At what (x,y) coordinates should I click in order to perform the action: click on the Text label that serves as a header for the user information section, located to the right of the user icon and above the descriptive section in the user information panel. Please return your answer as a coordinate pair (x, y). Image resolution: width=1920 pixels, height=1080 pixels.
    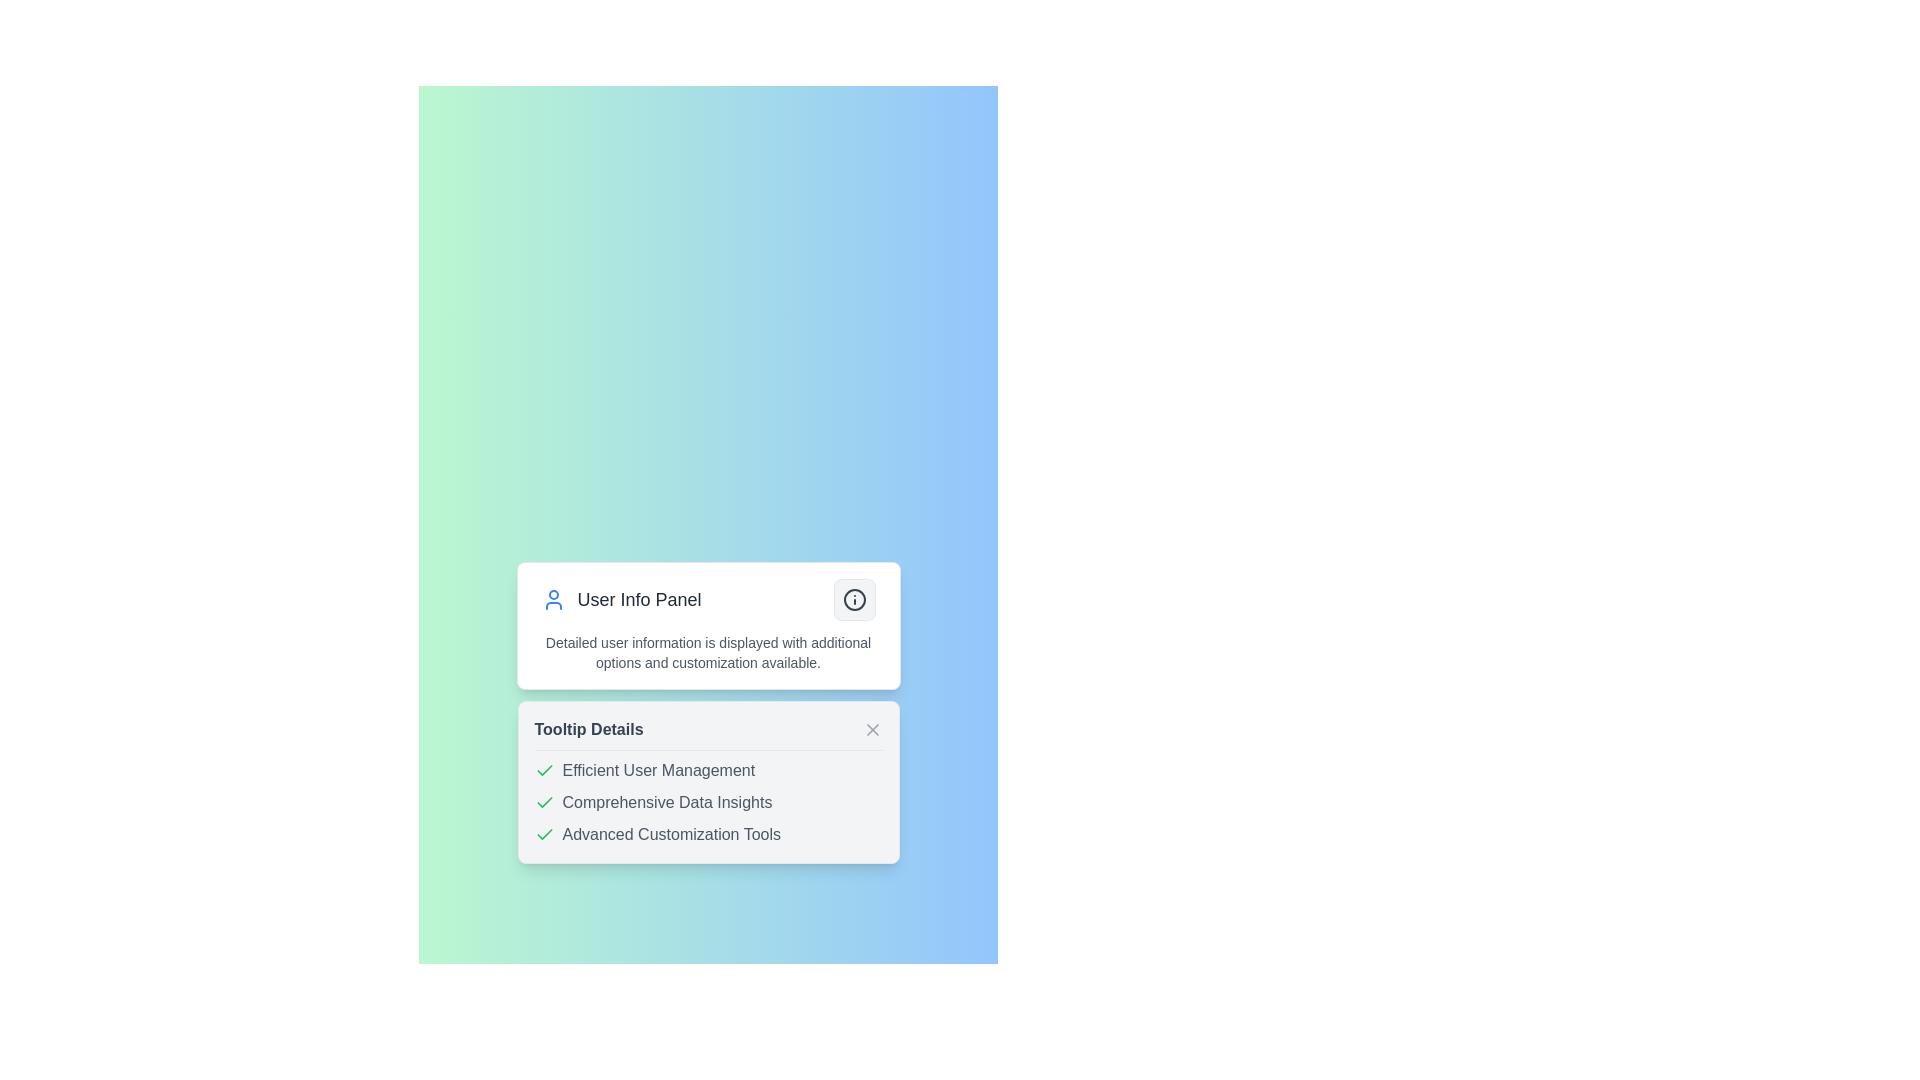
    Looking at the image, I should click on (638, 599).